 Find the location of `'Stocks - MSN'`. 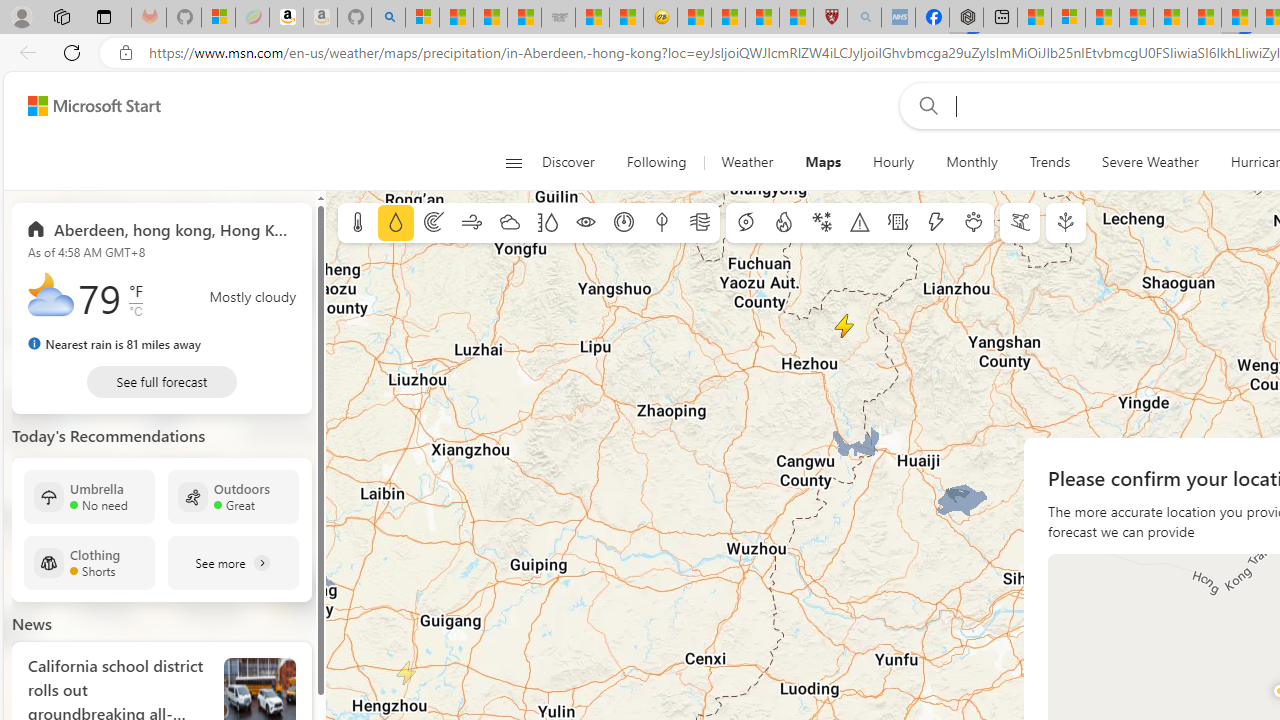

'Stocks - MSN' is located at coordinates (524, 17).